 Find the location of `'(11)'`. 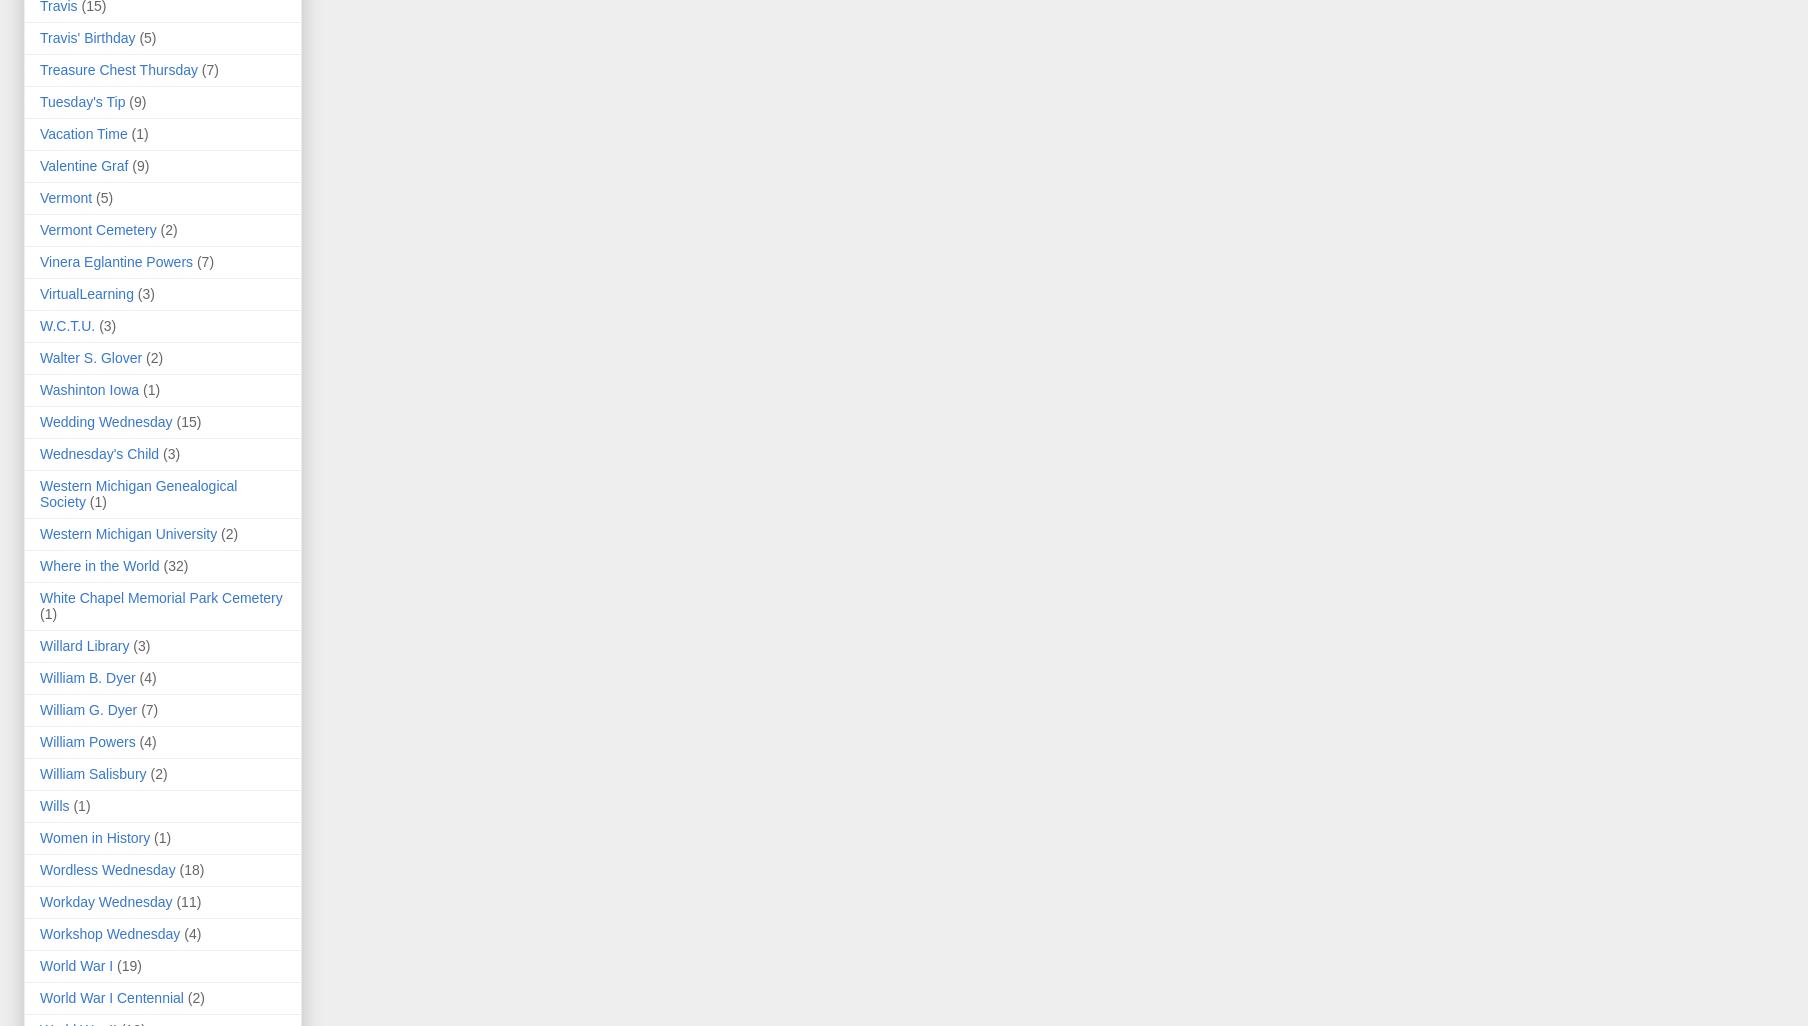

'(11)' is located at coordinates (175, 900).